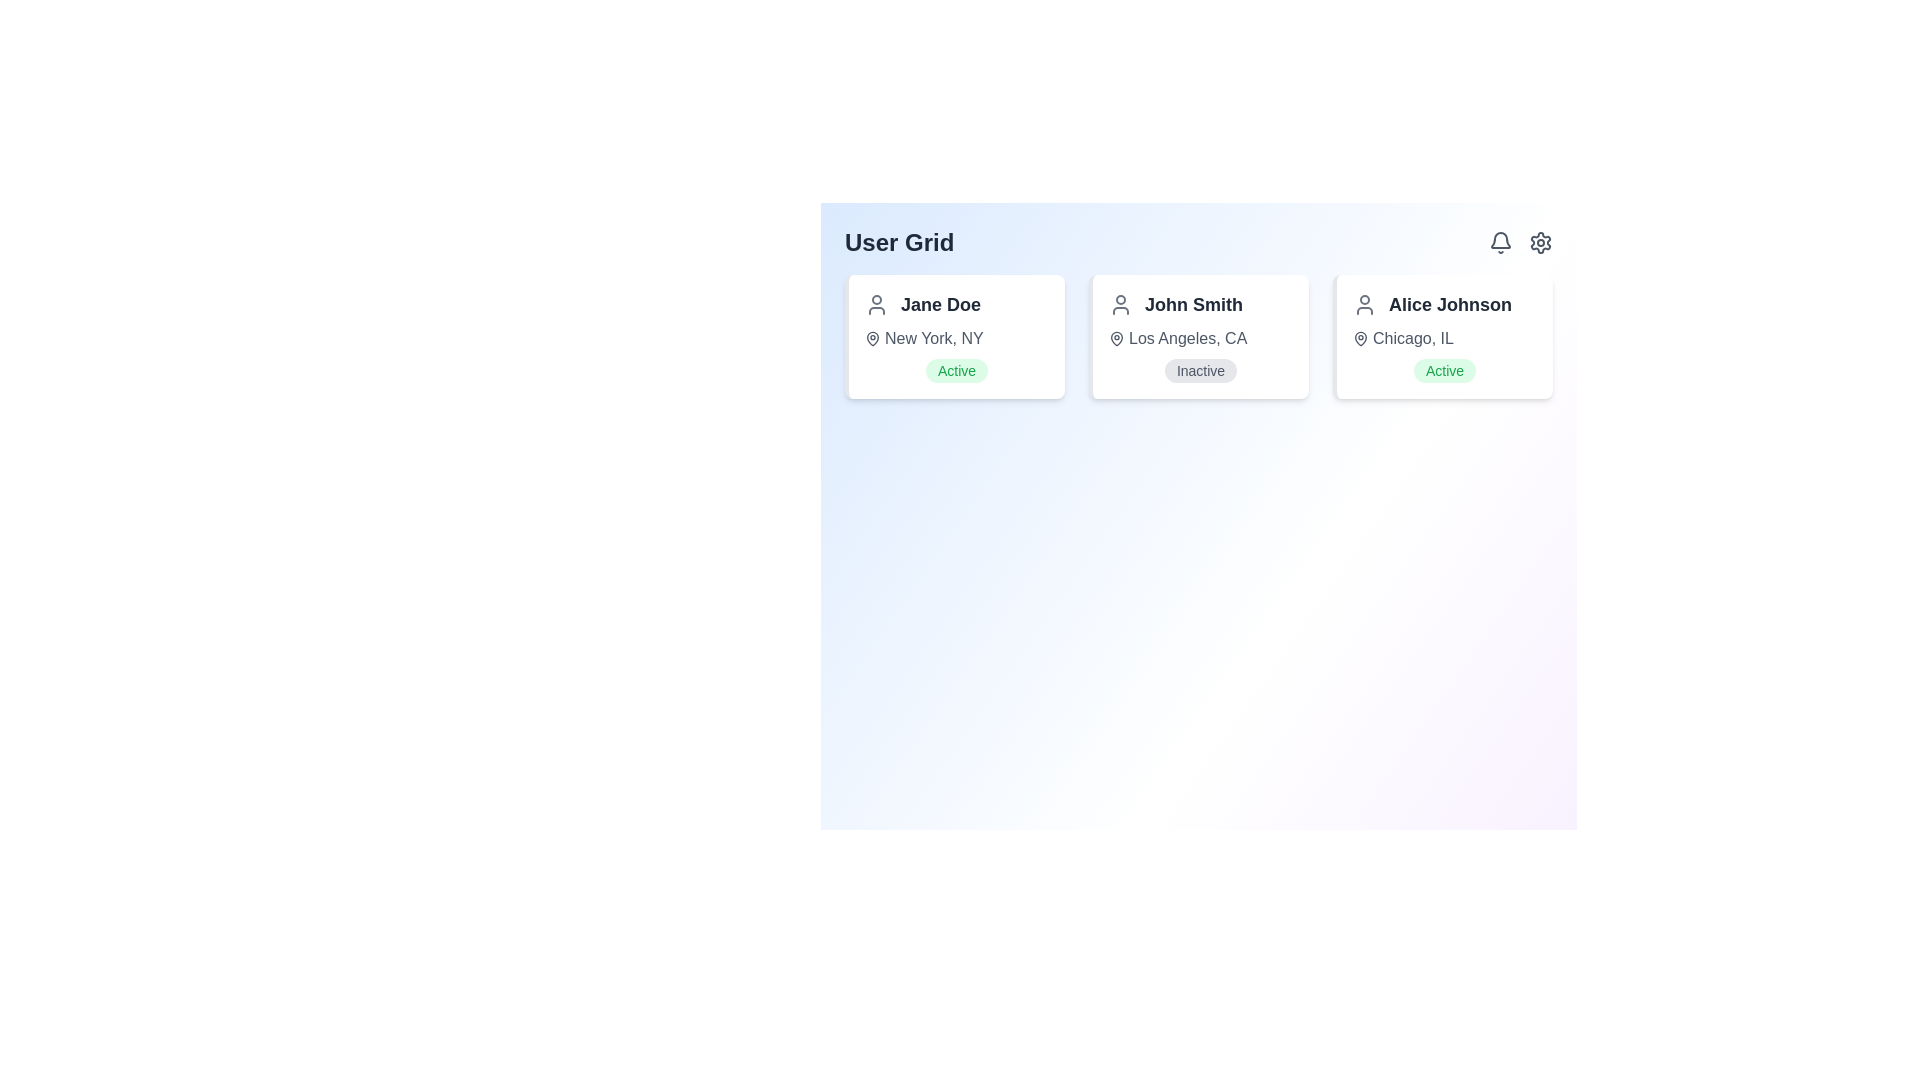  What do you see at coordinates (1450, 304) in the screenshot?
I see `text label displaying 'Alice Johnson', which is styled in a large, bold gray font and positioned within a user card context` at bounding box center [1450, 304].